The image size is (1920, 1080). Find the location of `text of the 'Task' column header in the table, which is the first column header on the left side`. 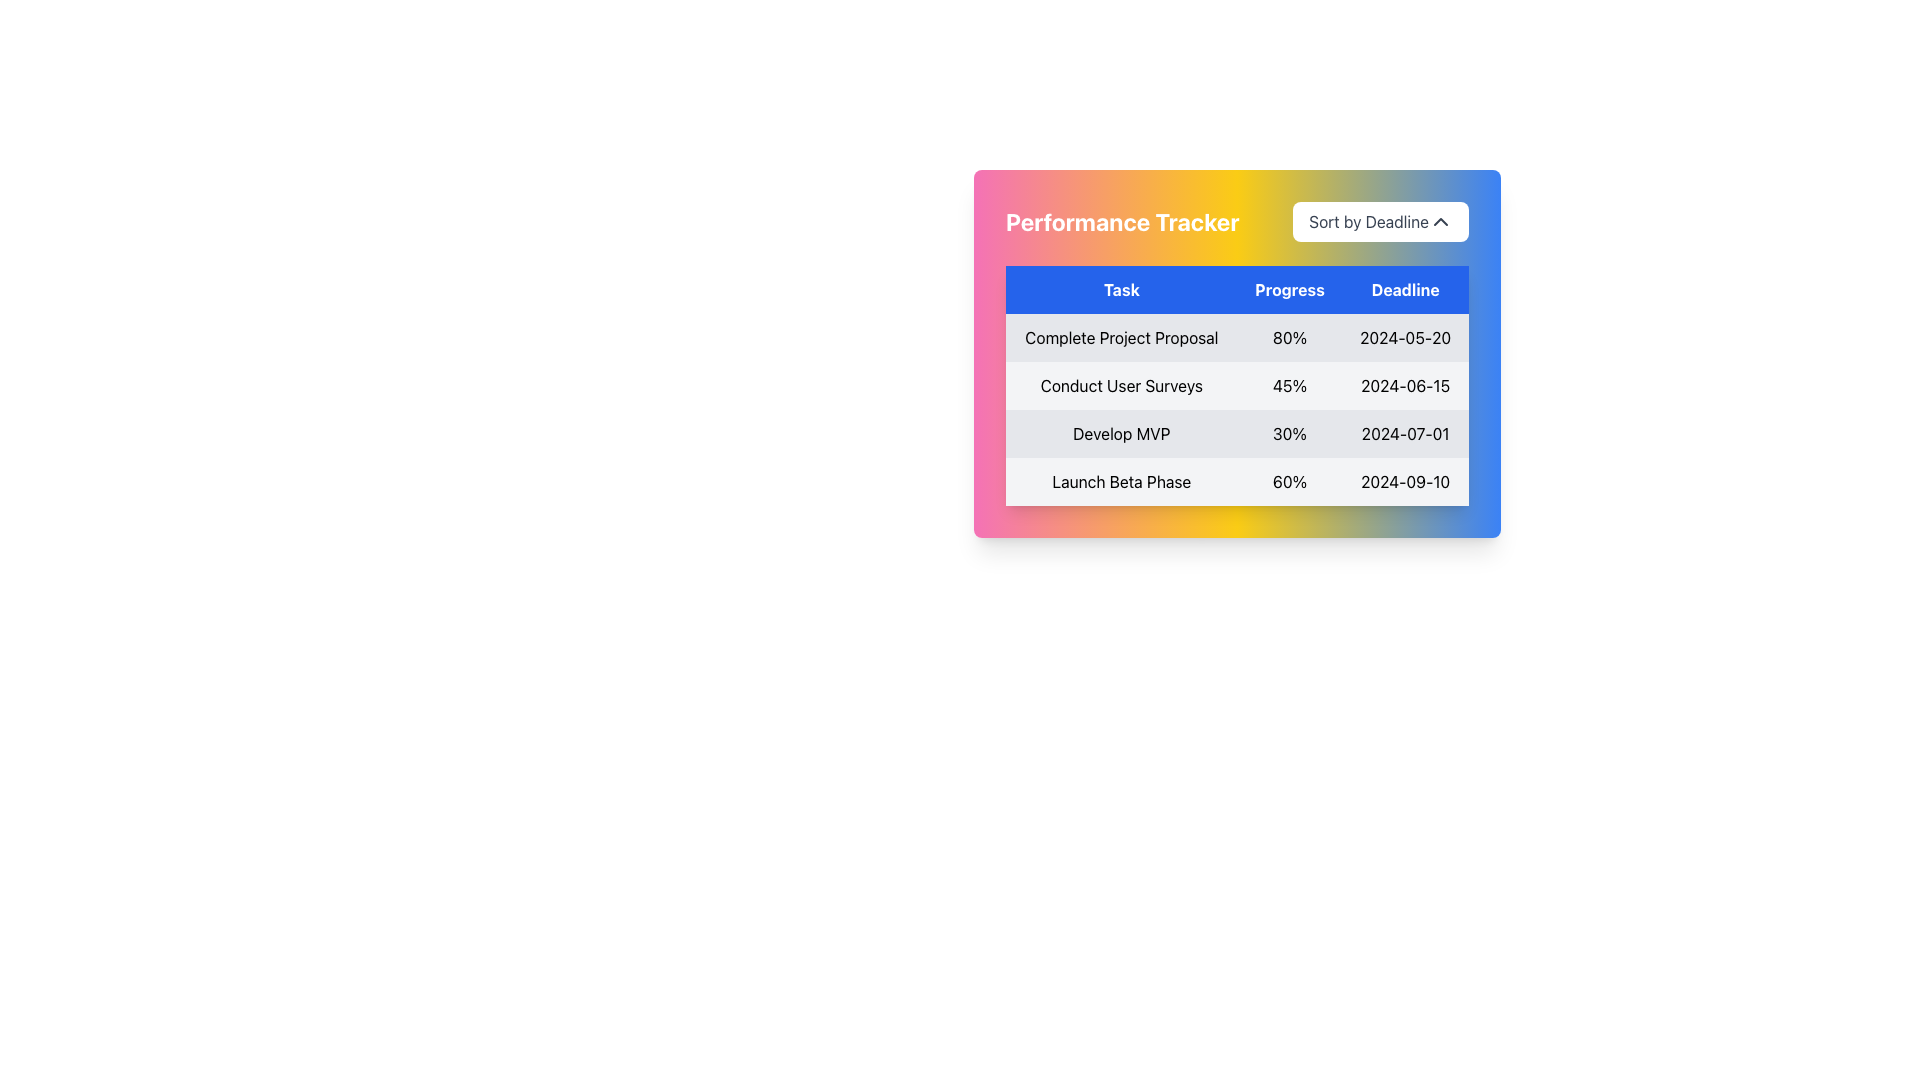

text of the 'Task' column header in the table, which is the first column header on the left side is located at coordinates (1121, 289).